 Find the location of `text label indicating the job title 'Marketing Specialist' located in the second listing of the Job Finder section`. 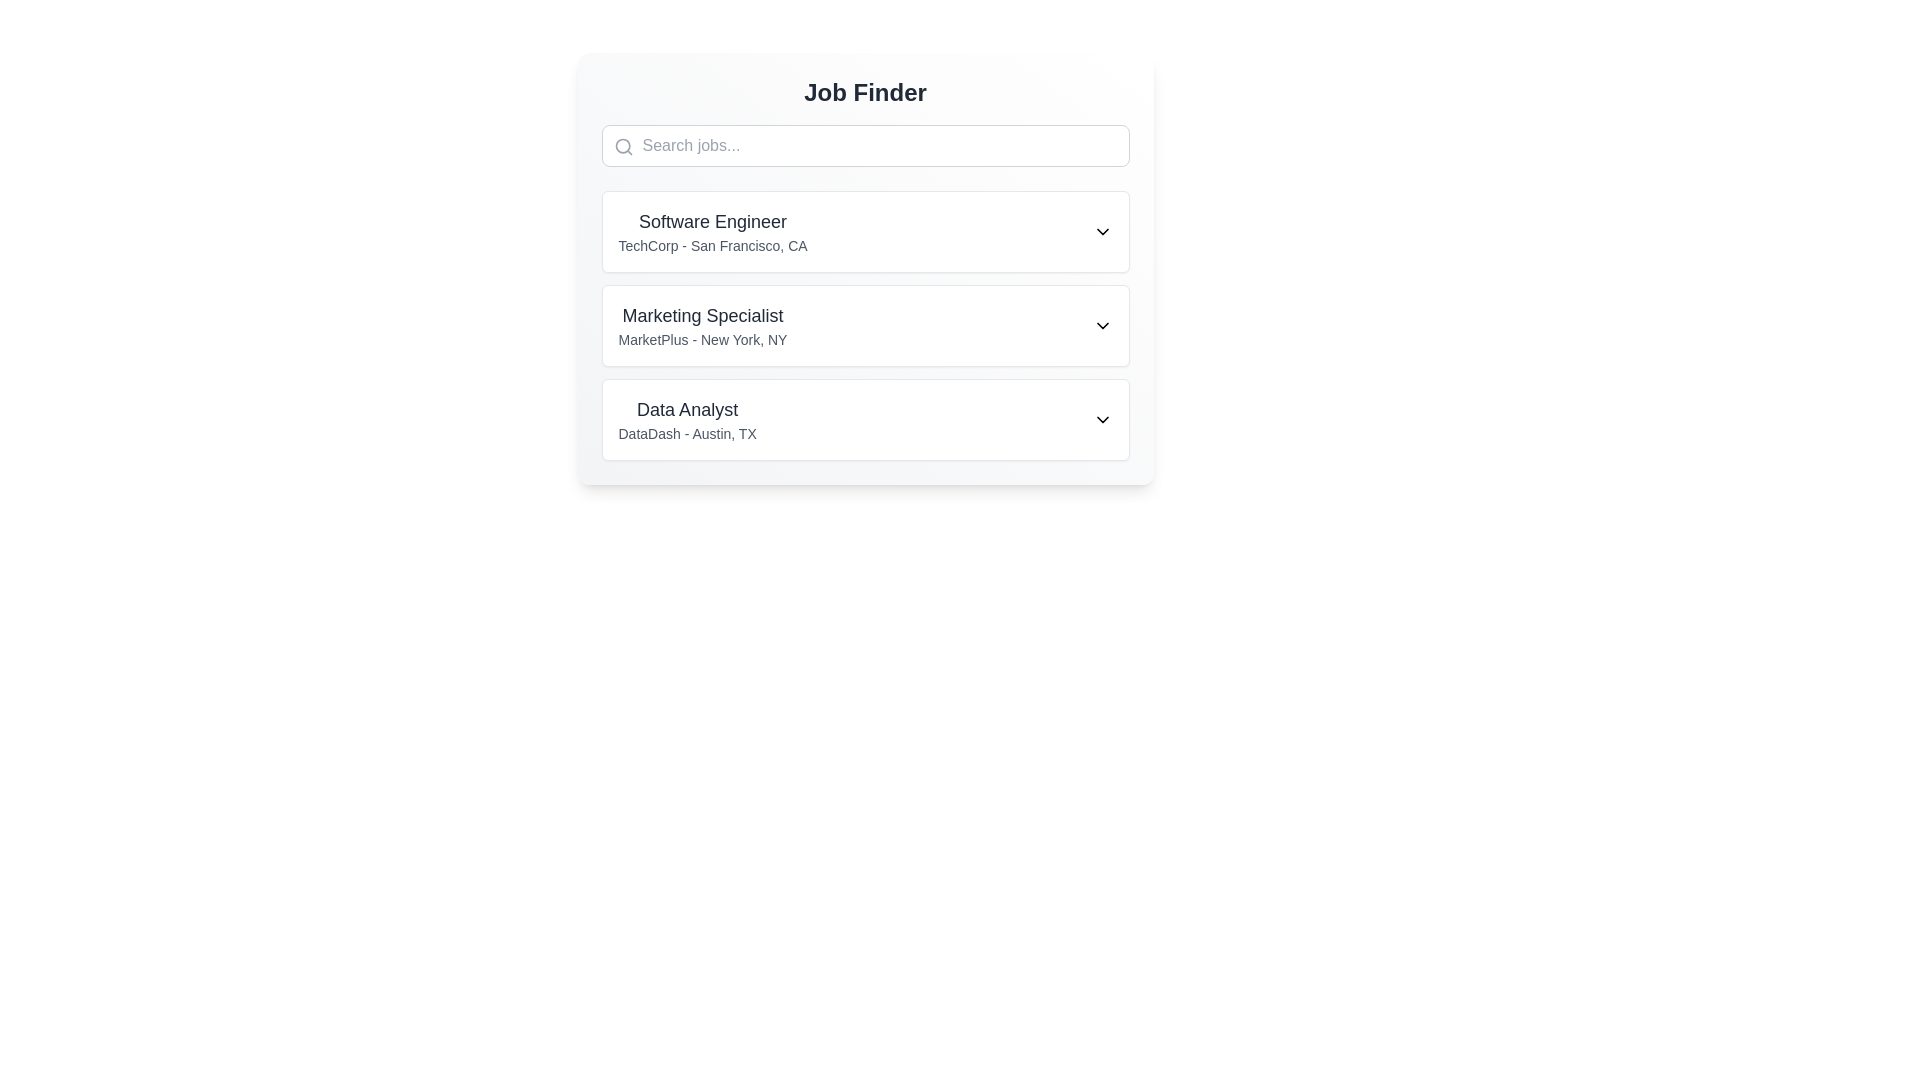

text label indicating the job title 'Marketing Specialist' located in the second listing of the Job Finder section is located at coordinates (702, 315).